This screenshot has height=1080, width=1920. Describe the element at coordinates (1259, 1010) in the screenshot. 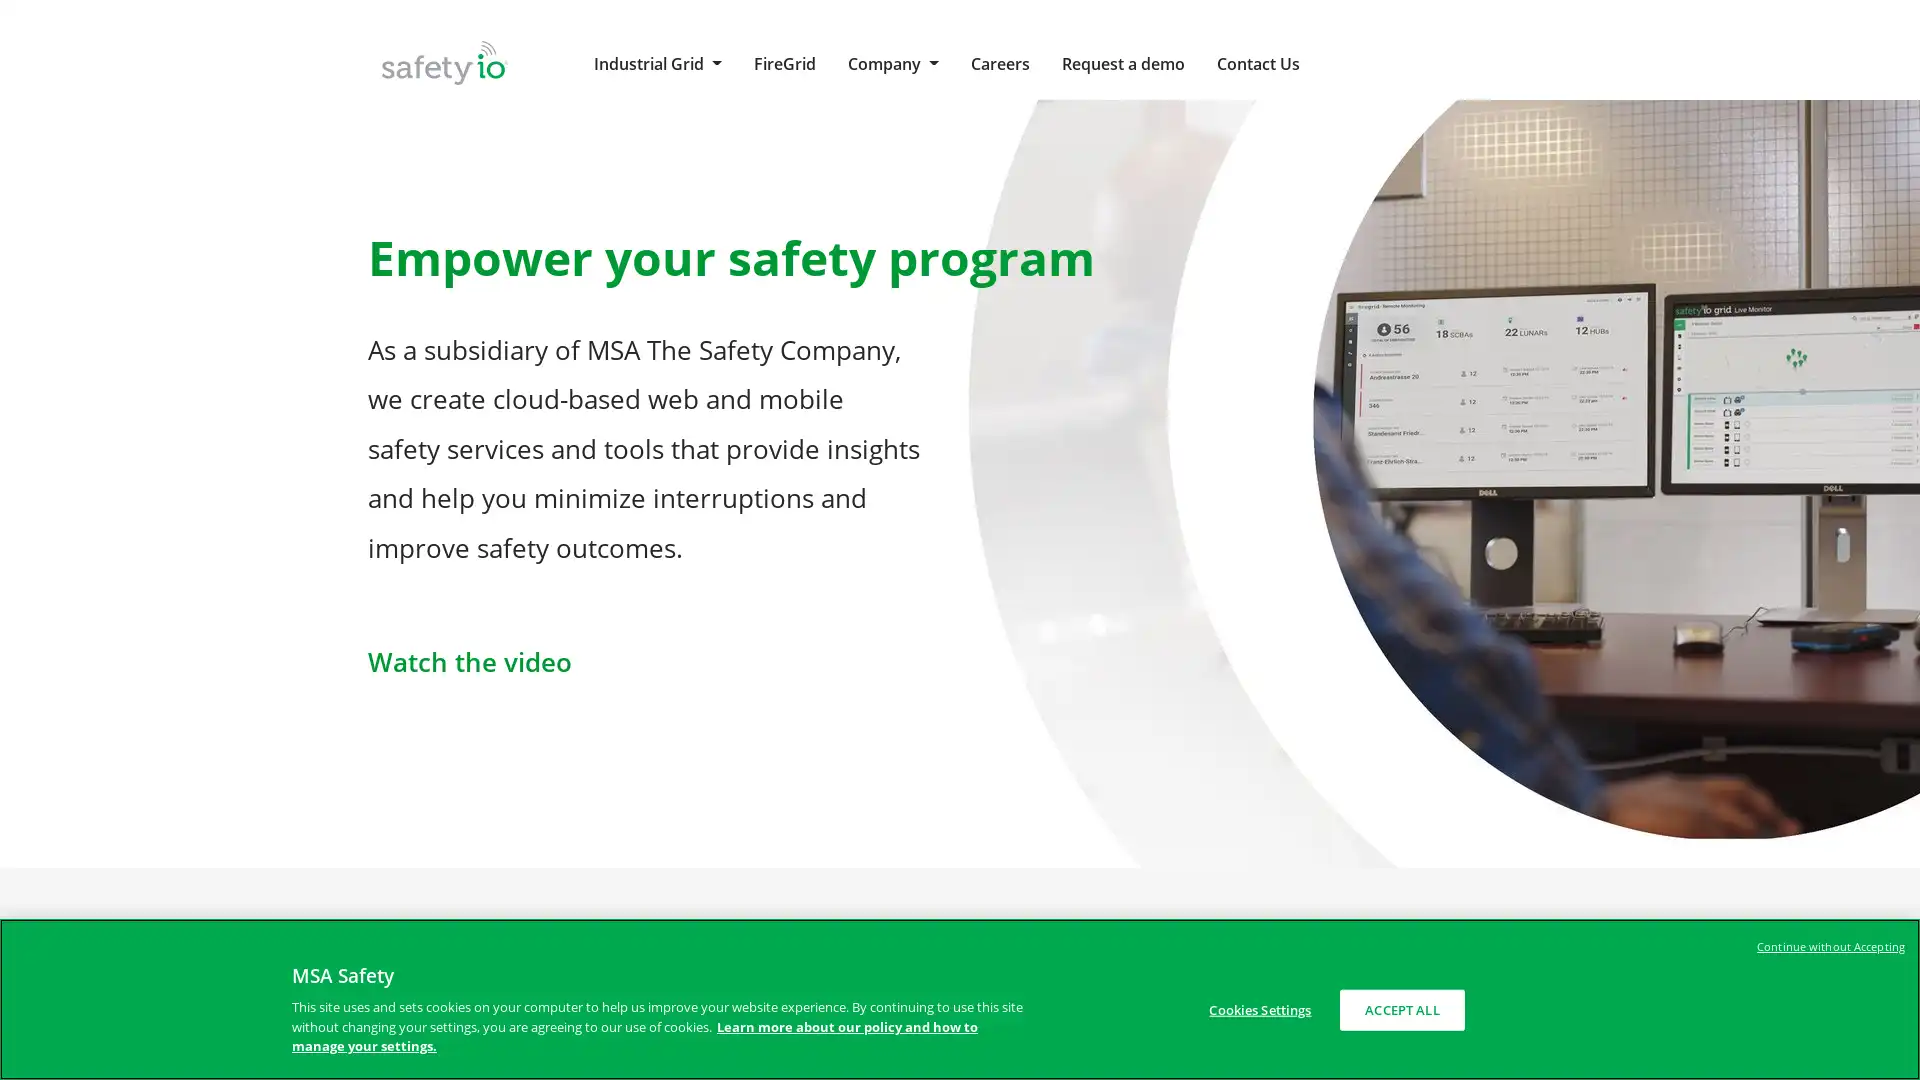

I see `Cookies Settings` at that location.